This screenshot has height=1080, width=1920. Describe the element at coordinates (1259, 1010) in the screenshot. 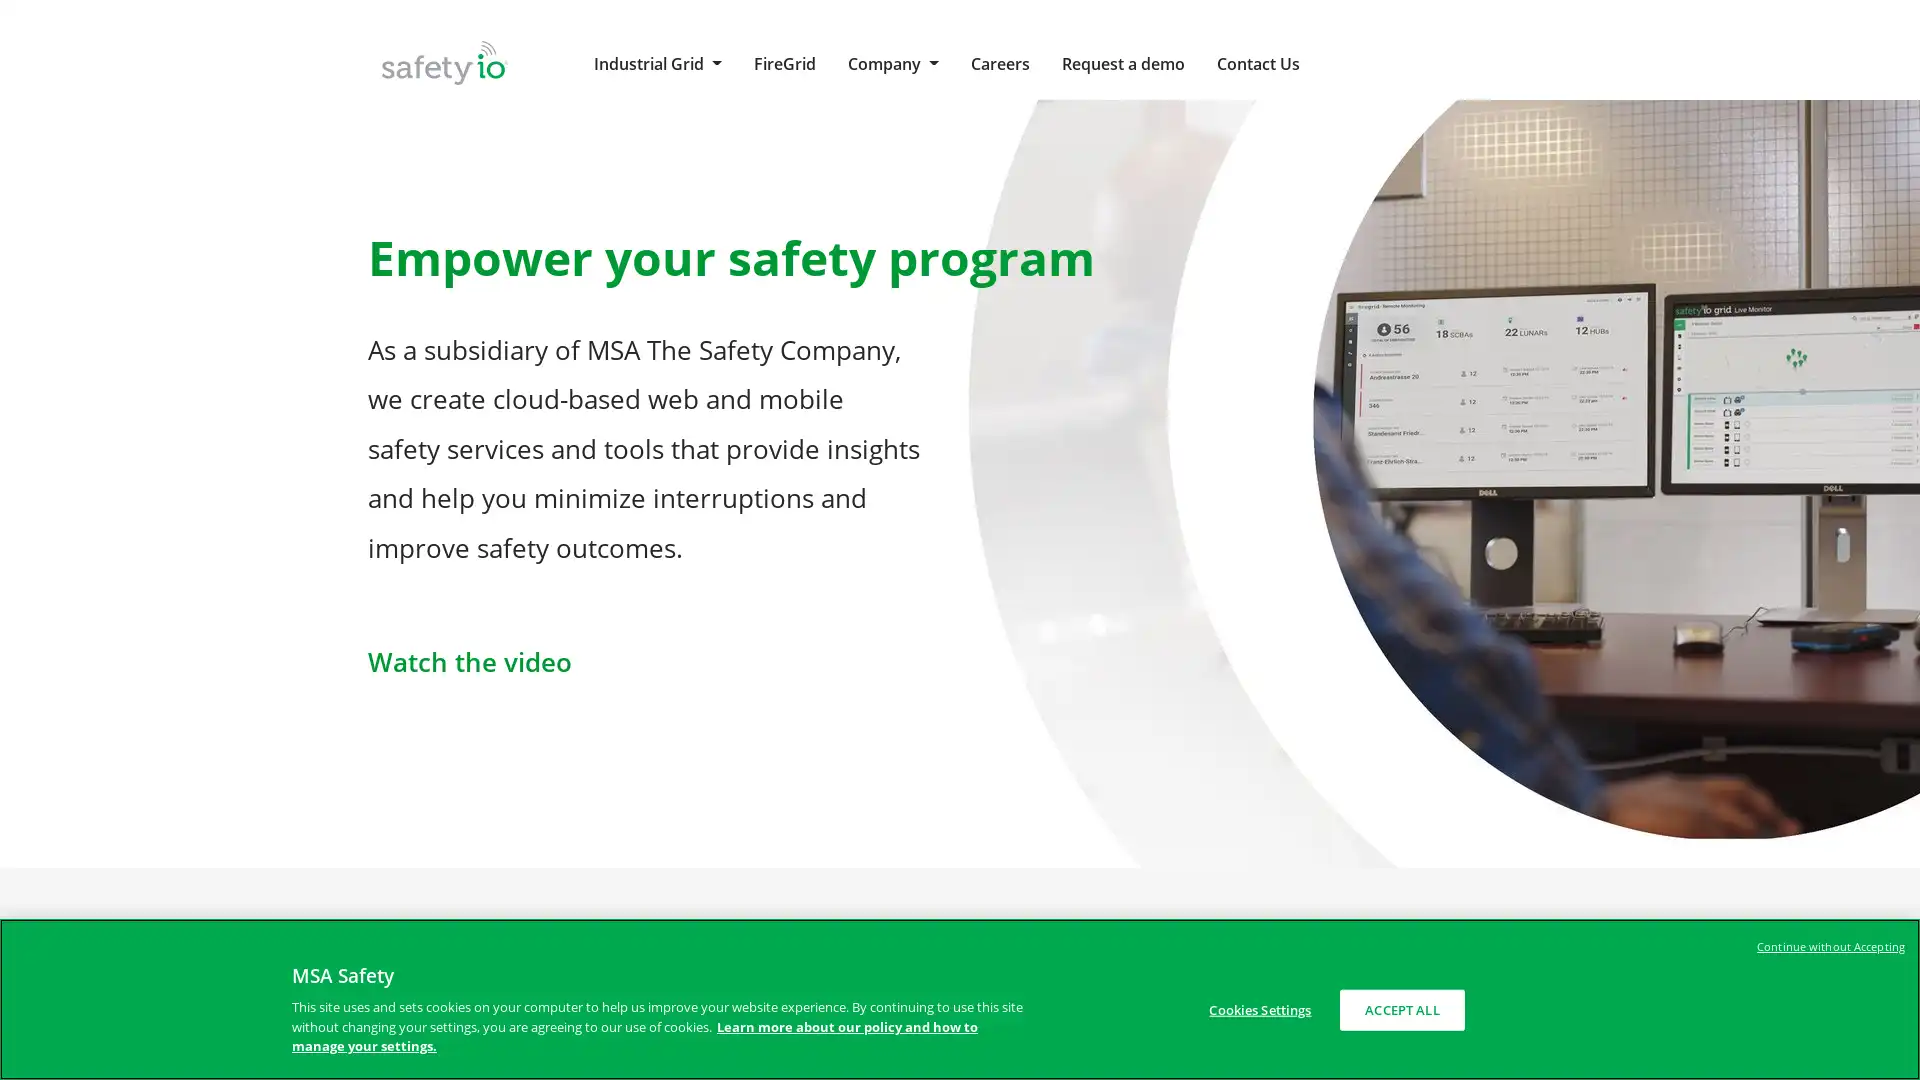

I see `Cookies Settings` at that location.